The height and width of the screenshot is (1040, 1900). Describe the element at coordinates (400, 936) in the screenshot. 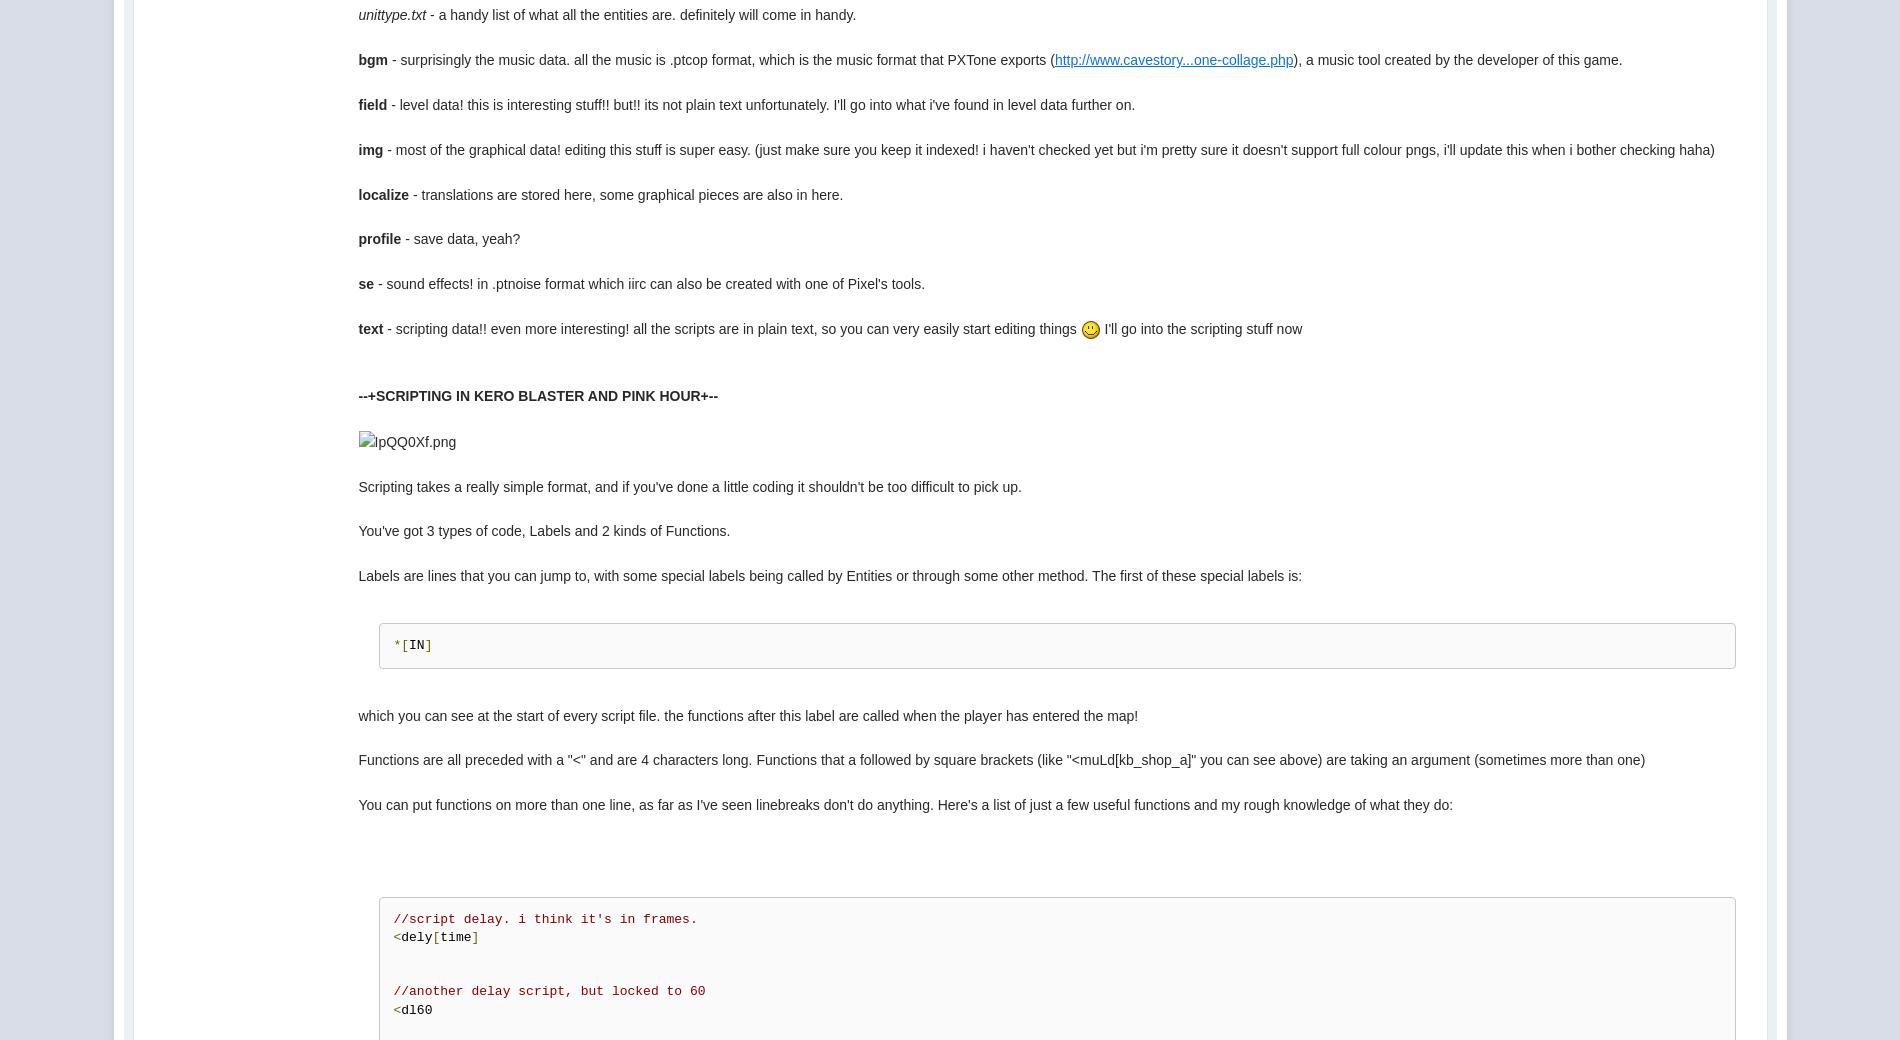

I see `'dely'` at that location.